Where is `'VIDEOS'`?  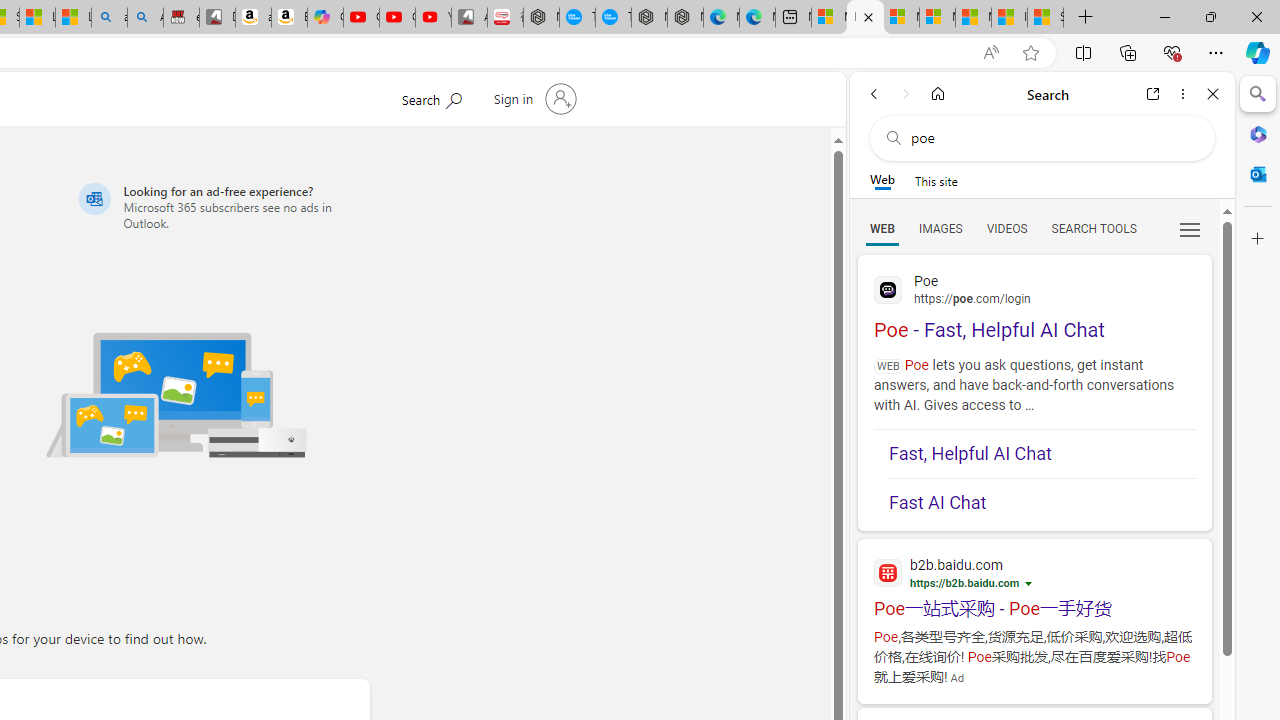
'VIDEOS' is located at coordinates (1006, 227).